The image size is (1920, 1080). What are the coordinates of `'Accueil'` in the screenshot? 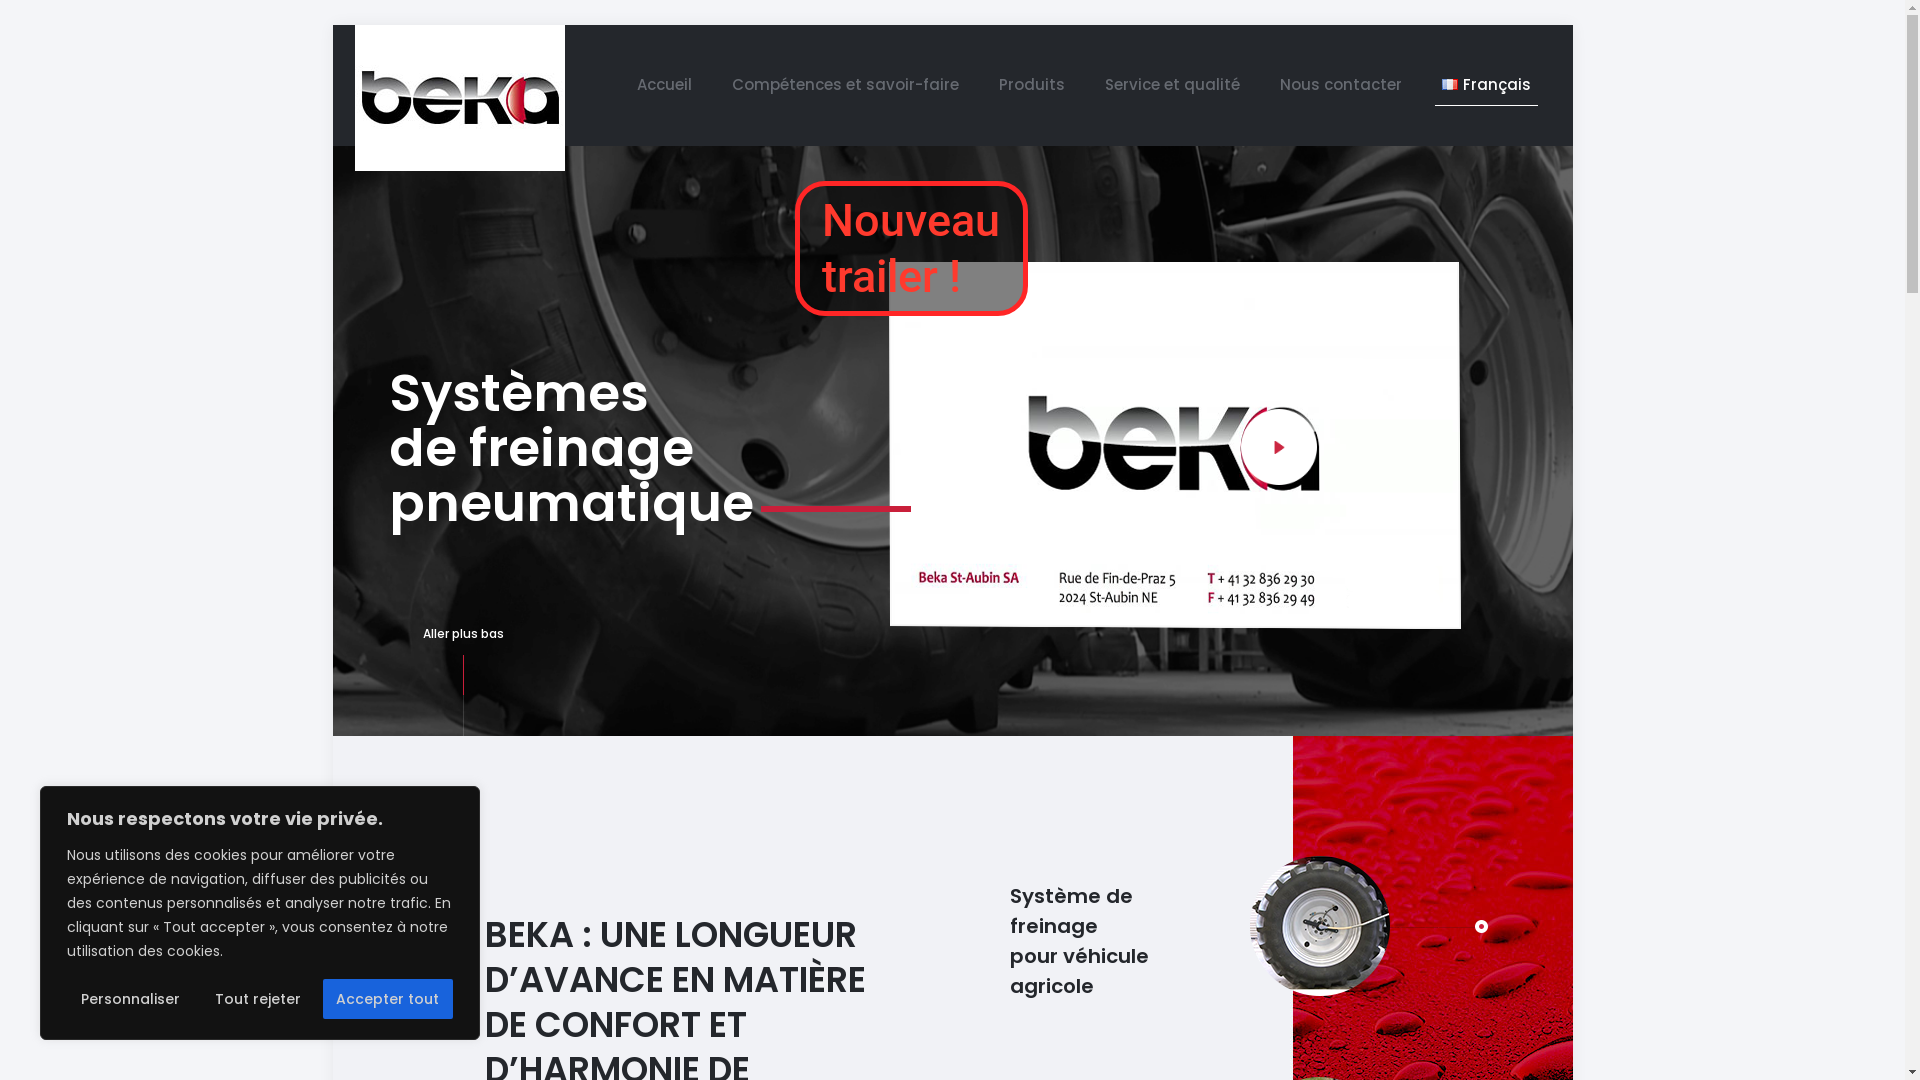 It's located at (664, 83).